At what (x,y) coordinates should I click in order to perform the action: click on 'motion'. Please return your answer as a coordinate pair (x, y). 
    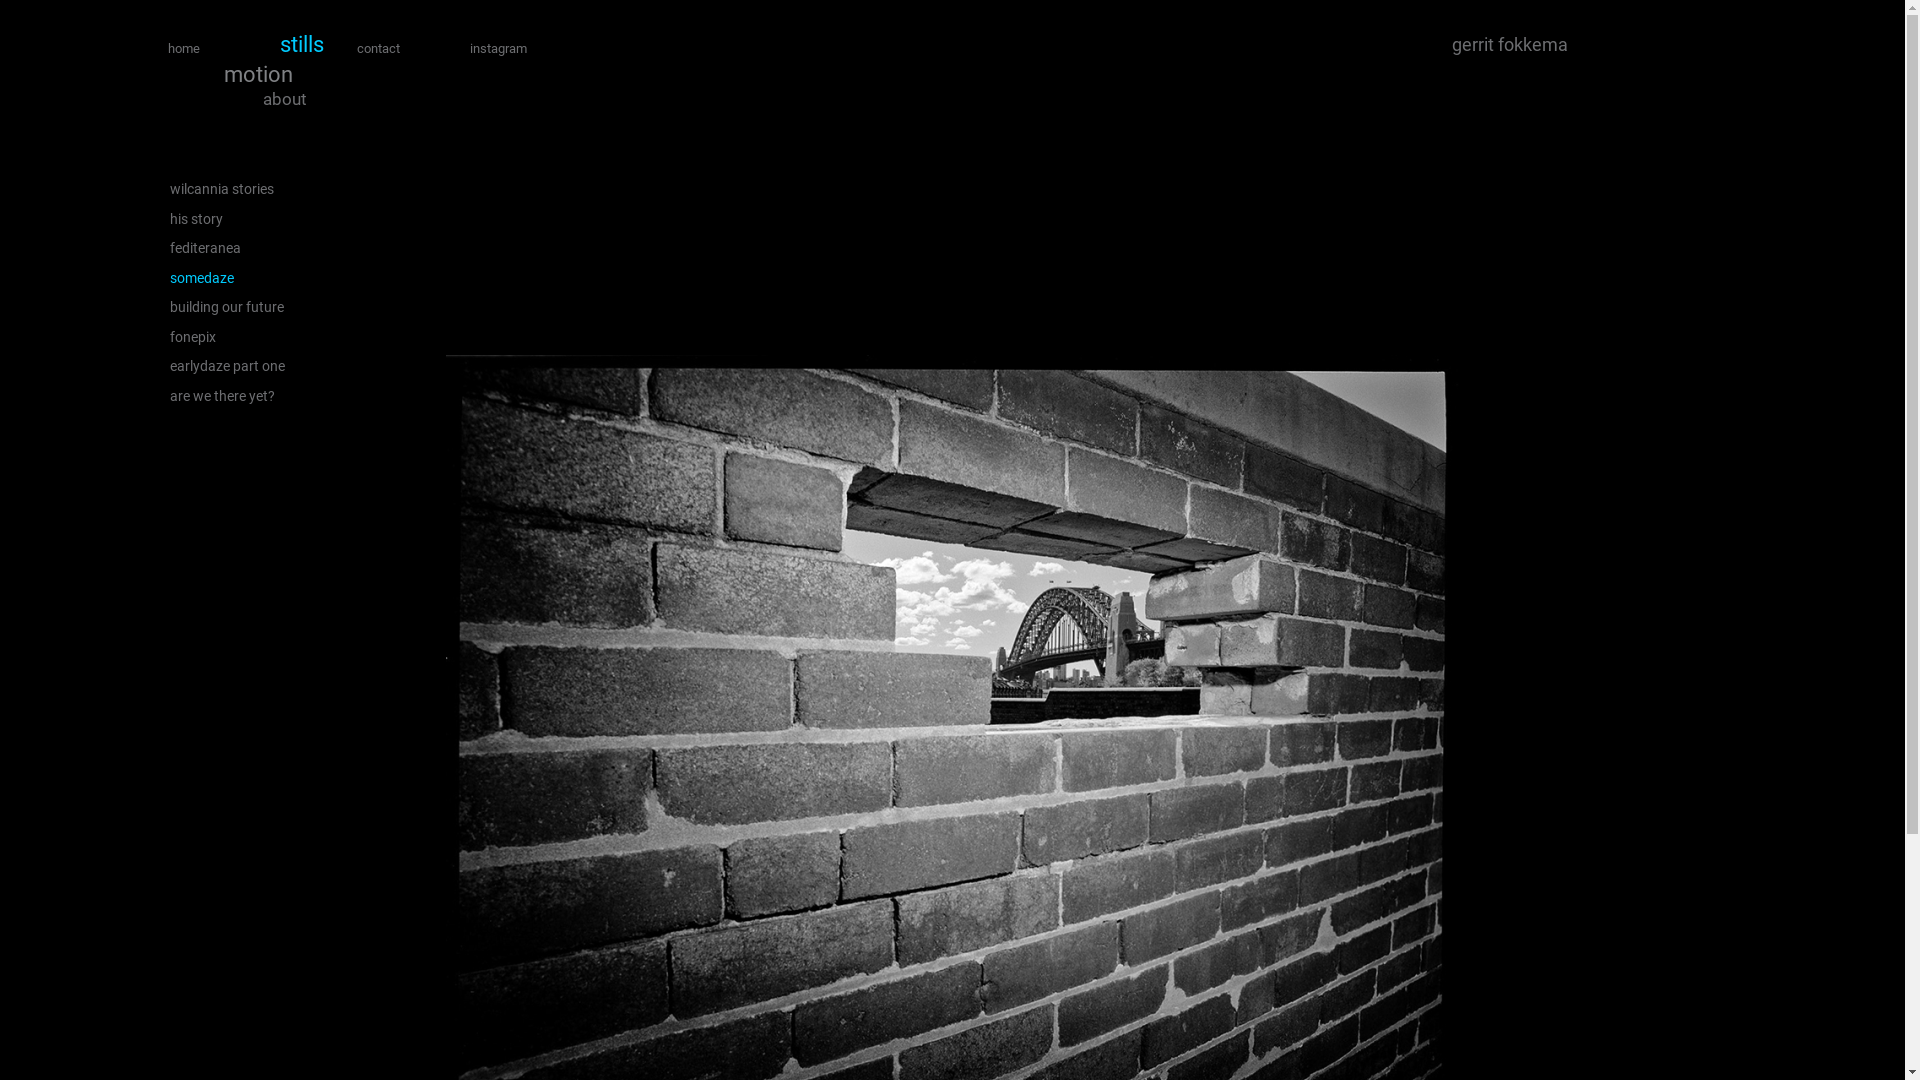
    Looking at the image, I should click on (257, 73).